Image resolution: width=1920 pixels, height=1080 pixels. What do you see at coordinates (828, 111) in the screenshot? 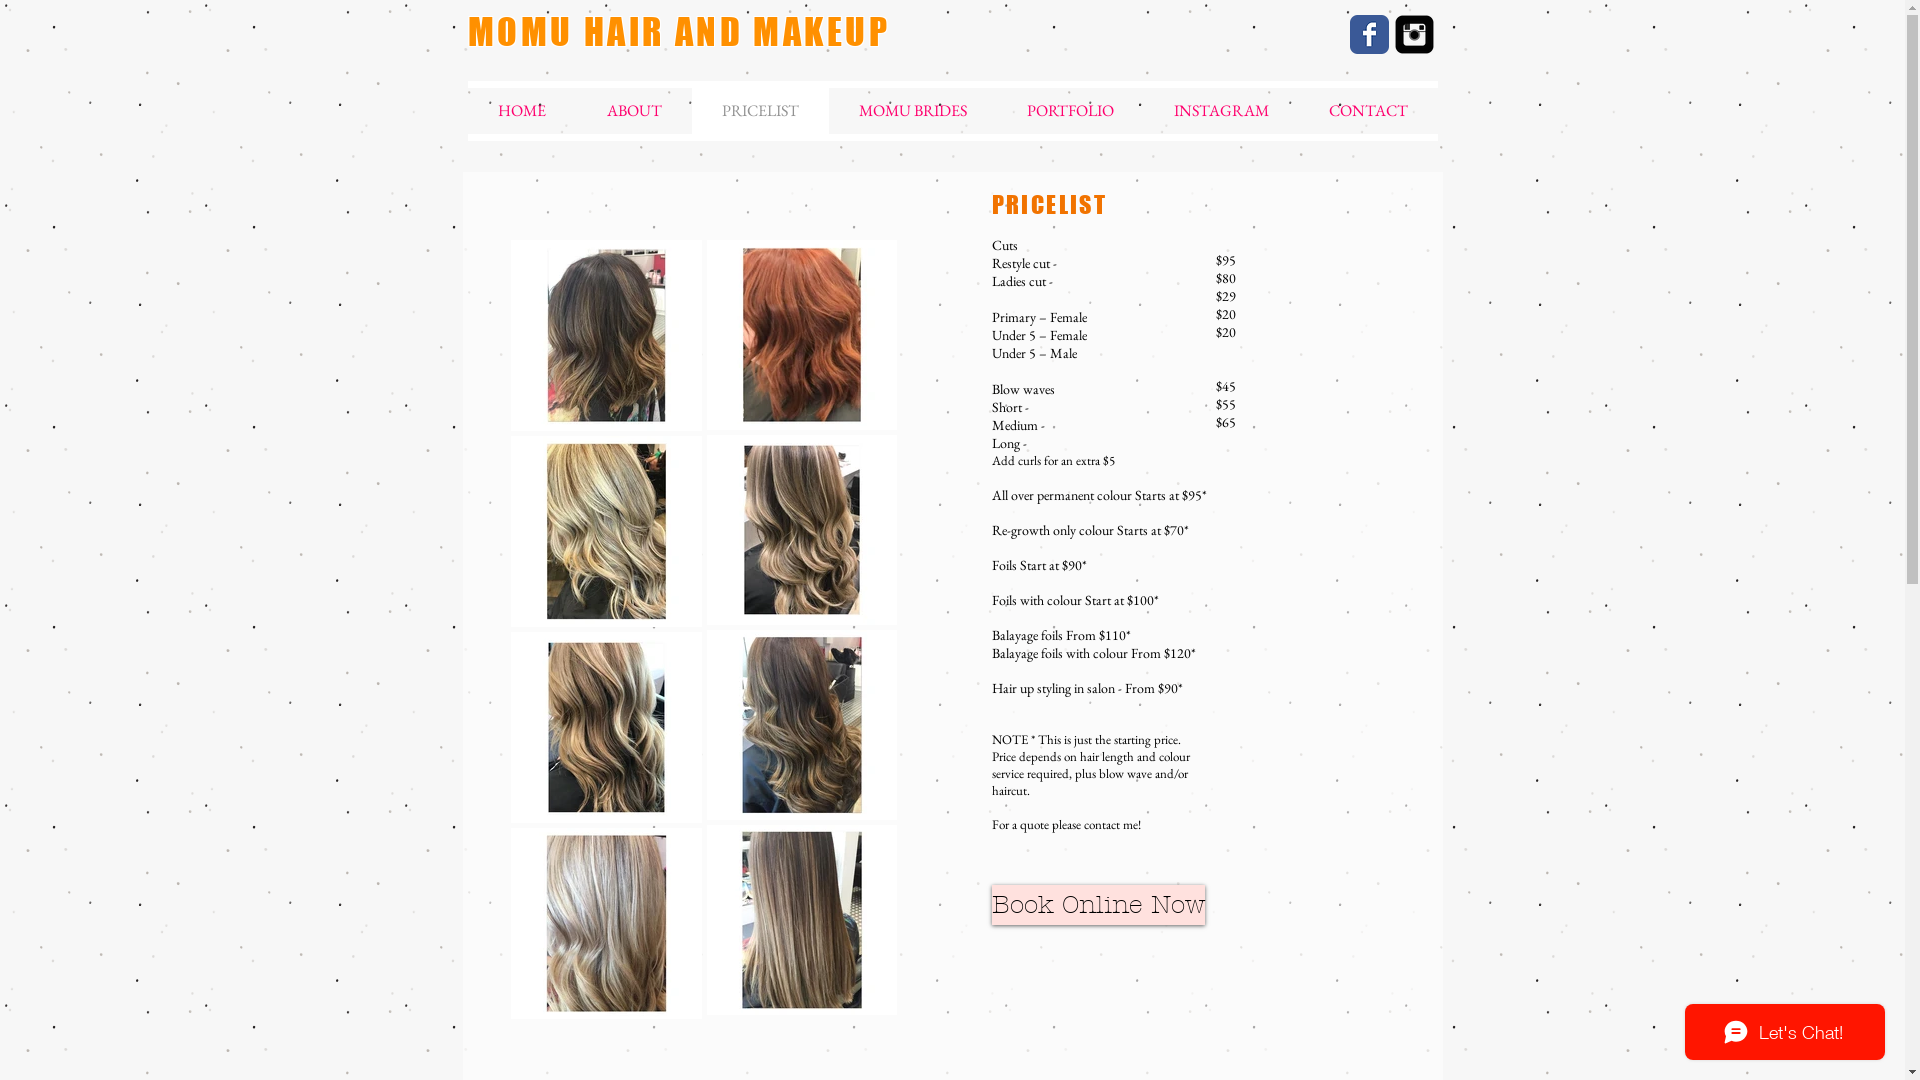
I see `'MOMU BRIDES'` at bounding box center [828, 111].